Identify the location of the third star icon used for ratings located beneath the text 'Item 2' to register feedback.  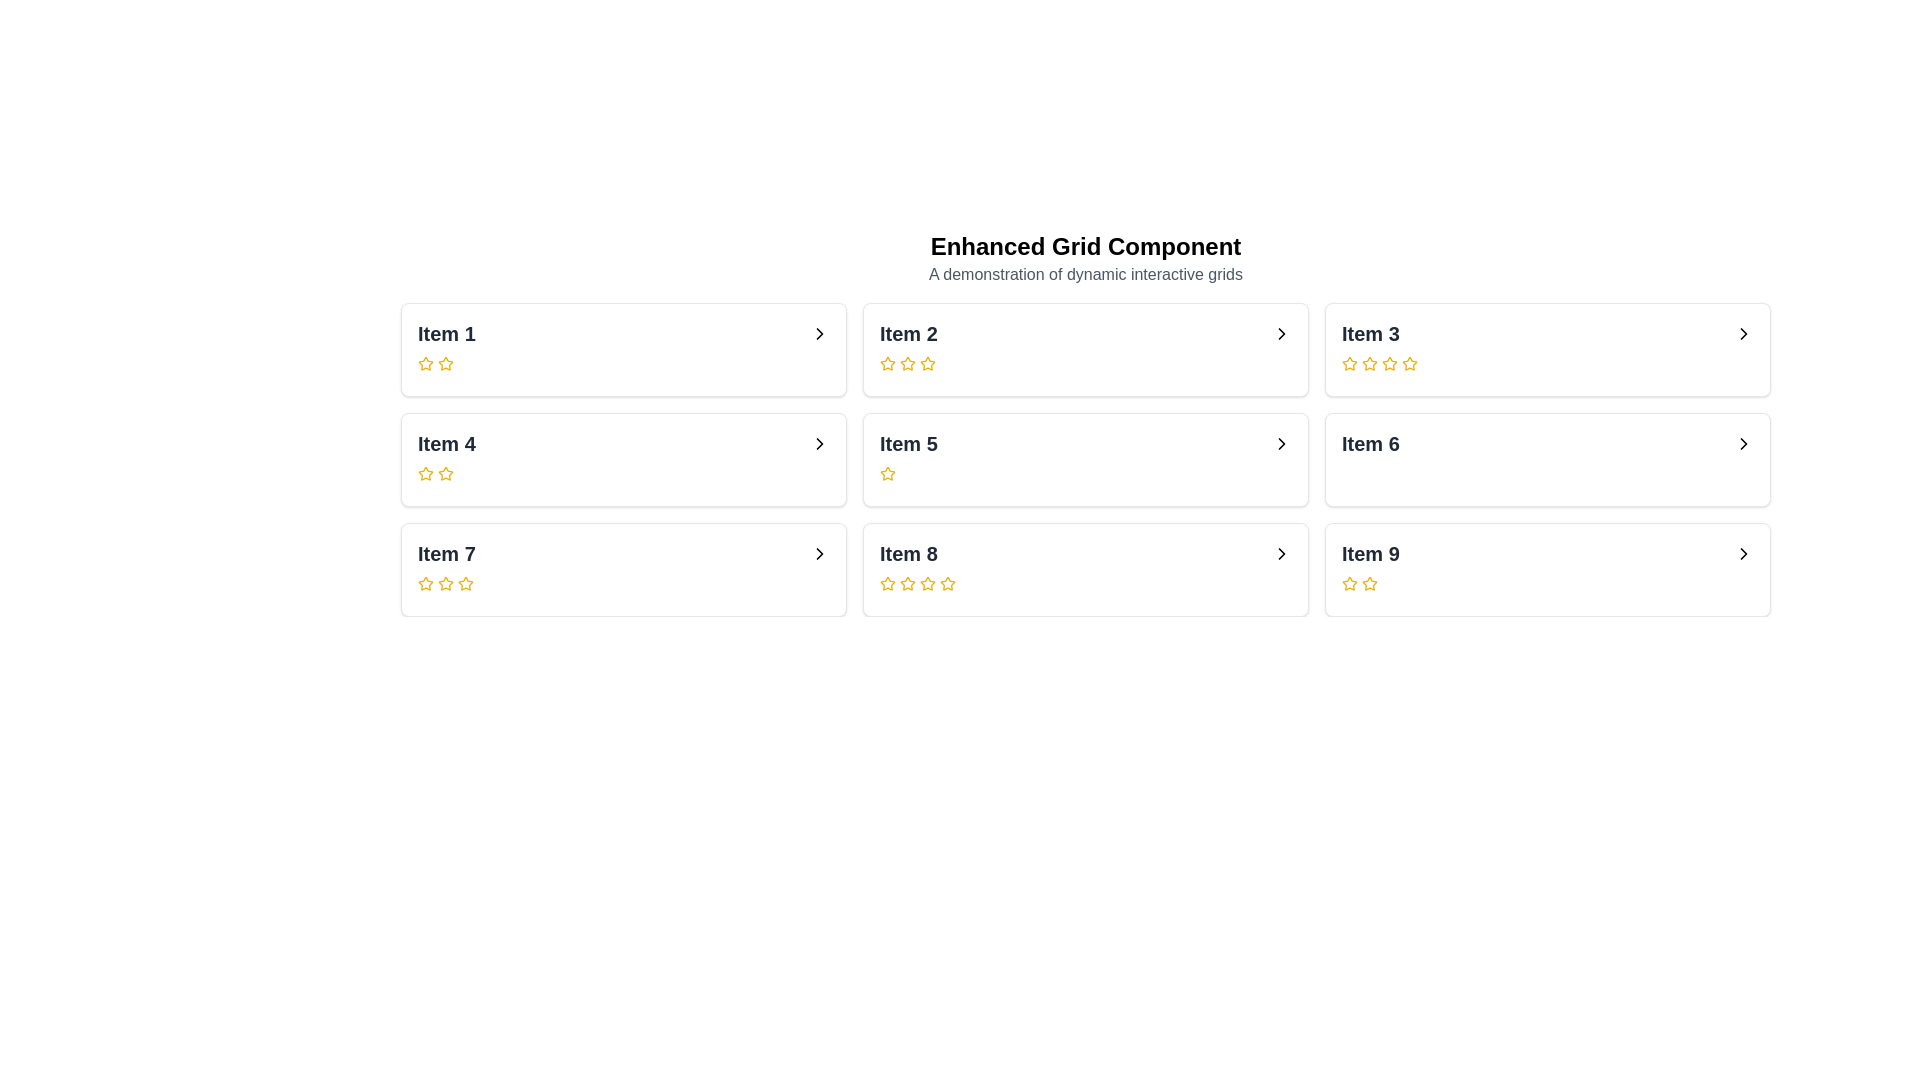
(906, 363).